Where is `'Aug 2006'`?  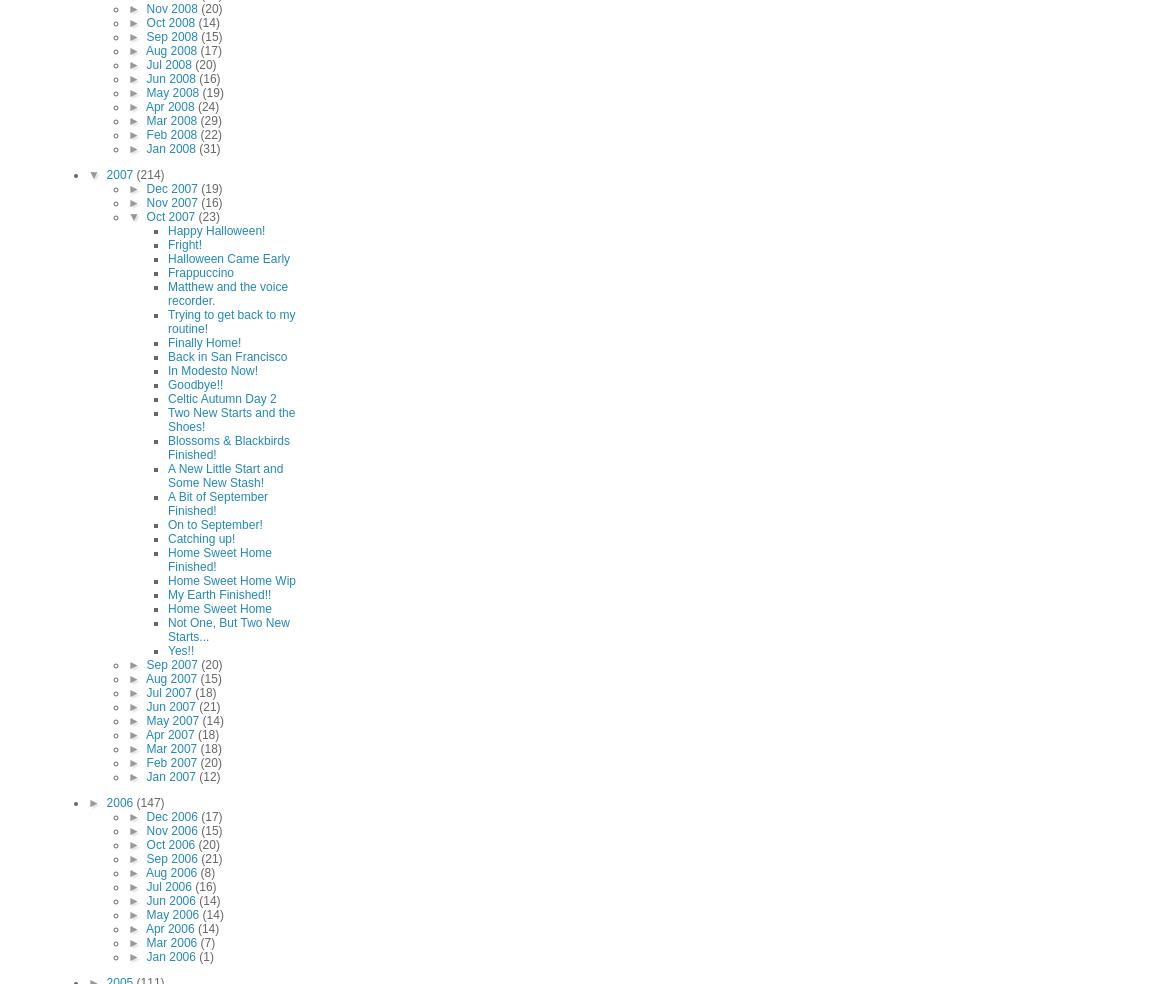 'Aug 2006' is located at coordinates (171, 873).